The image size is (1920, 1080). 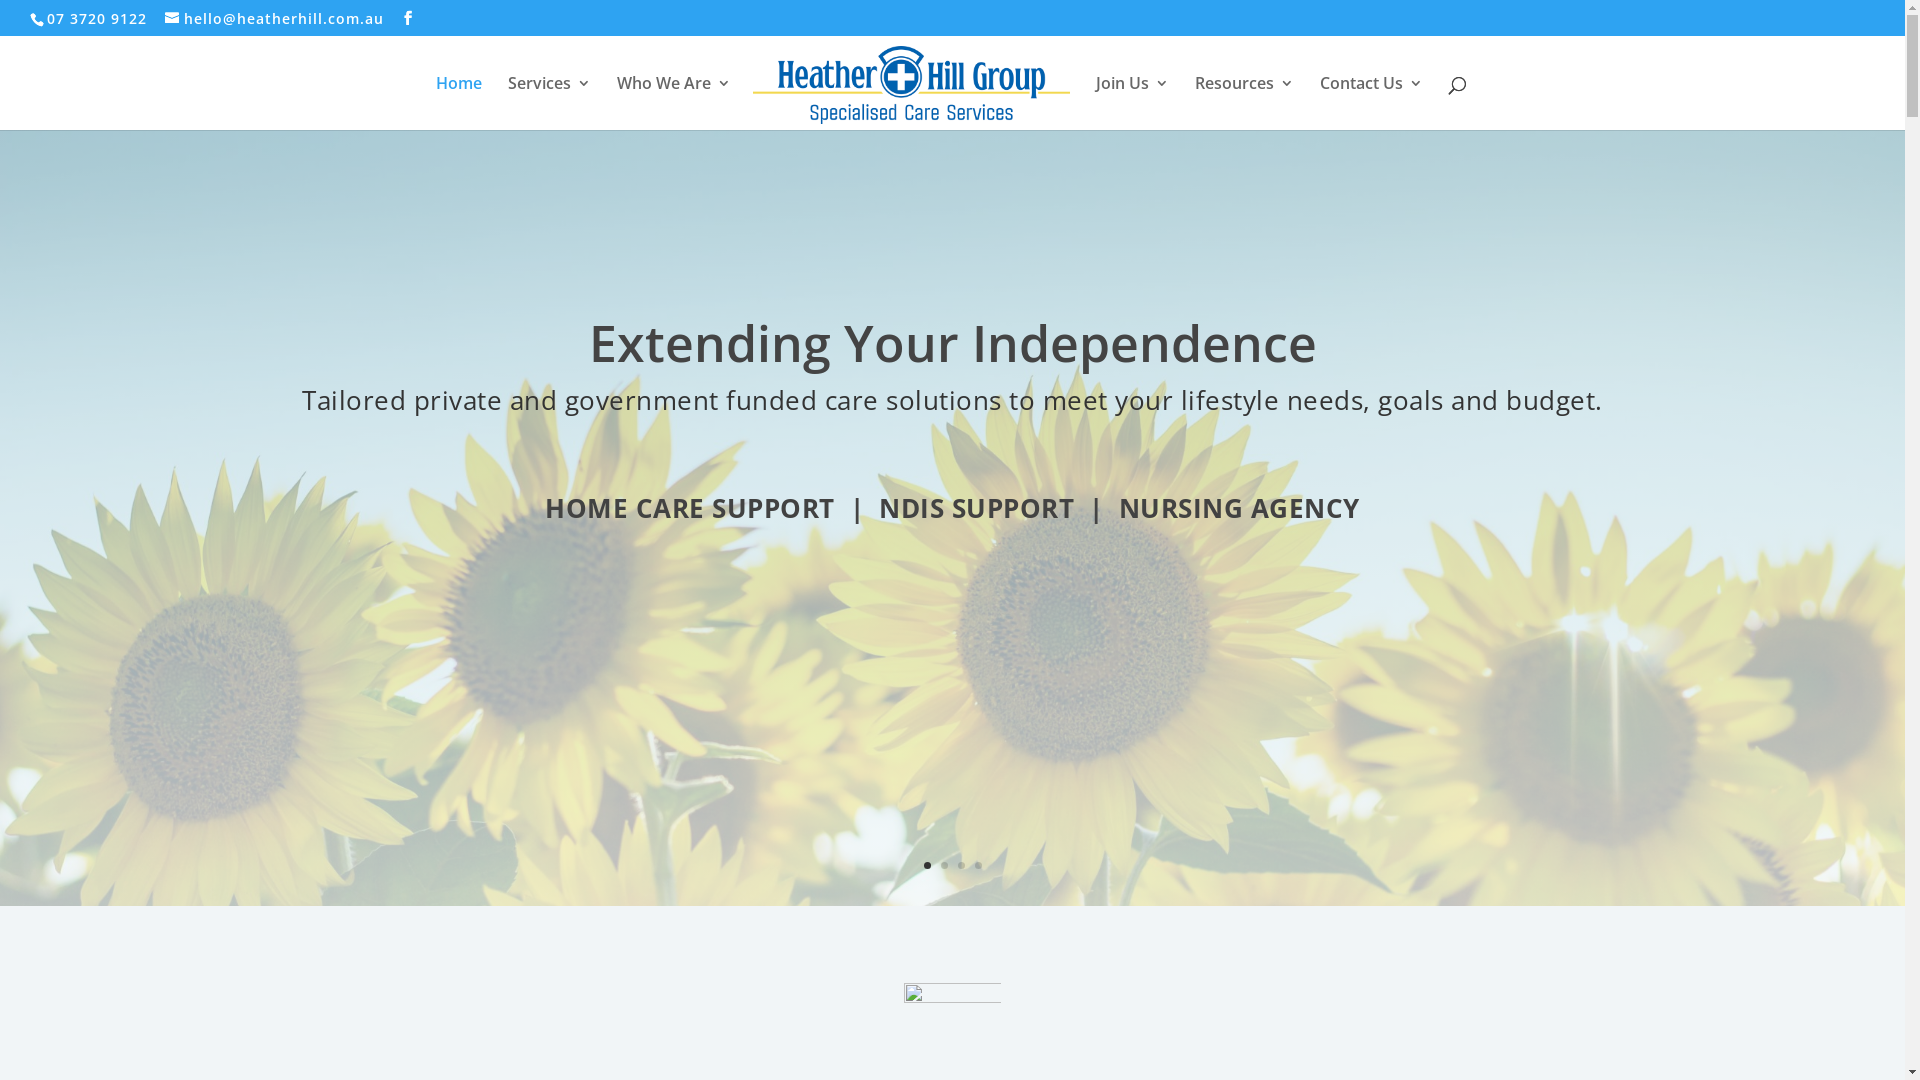 I want to click on 'Home', so click(x=458, y=103).